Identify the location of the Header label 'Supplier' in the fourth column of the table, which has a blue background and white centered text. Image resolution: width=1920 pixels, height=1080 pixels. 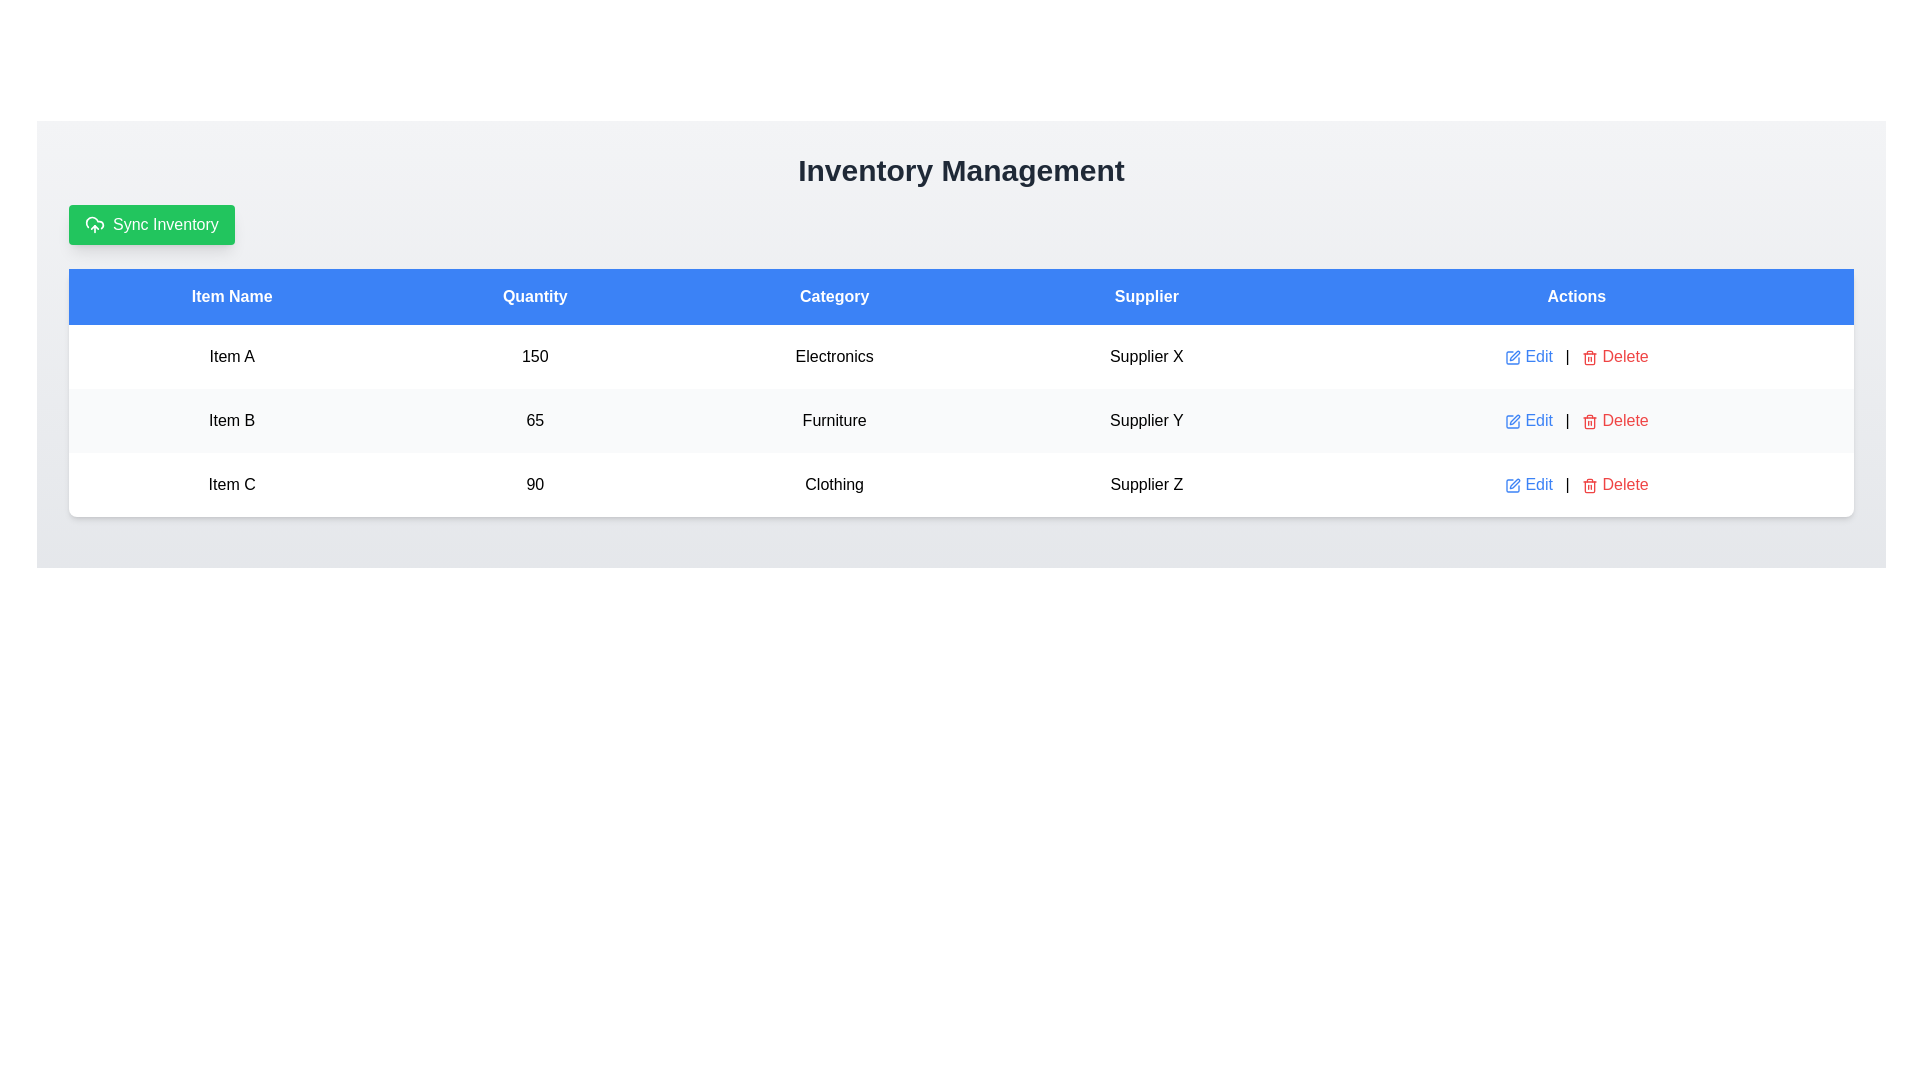
(1146, 297).